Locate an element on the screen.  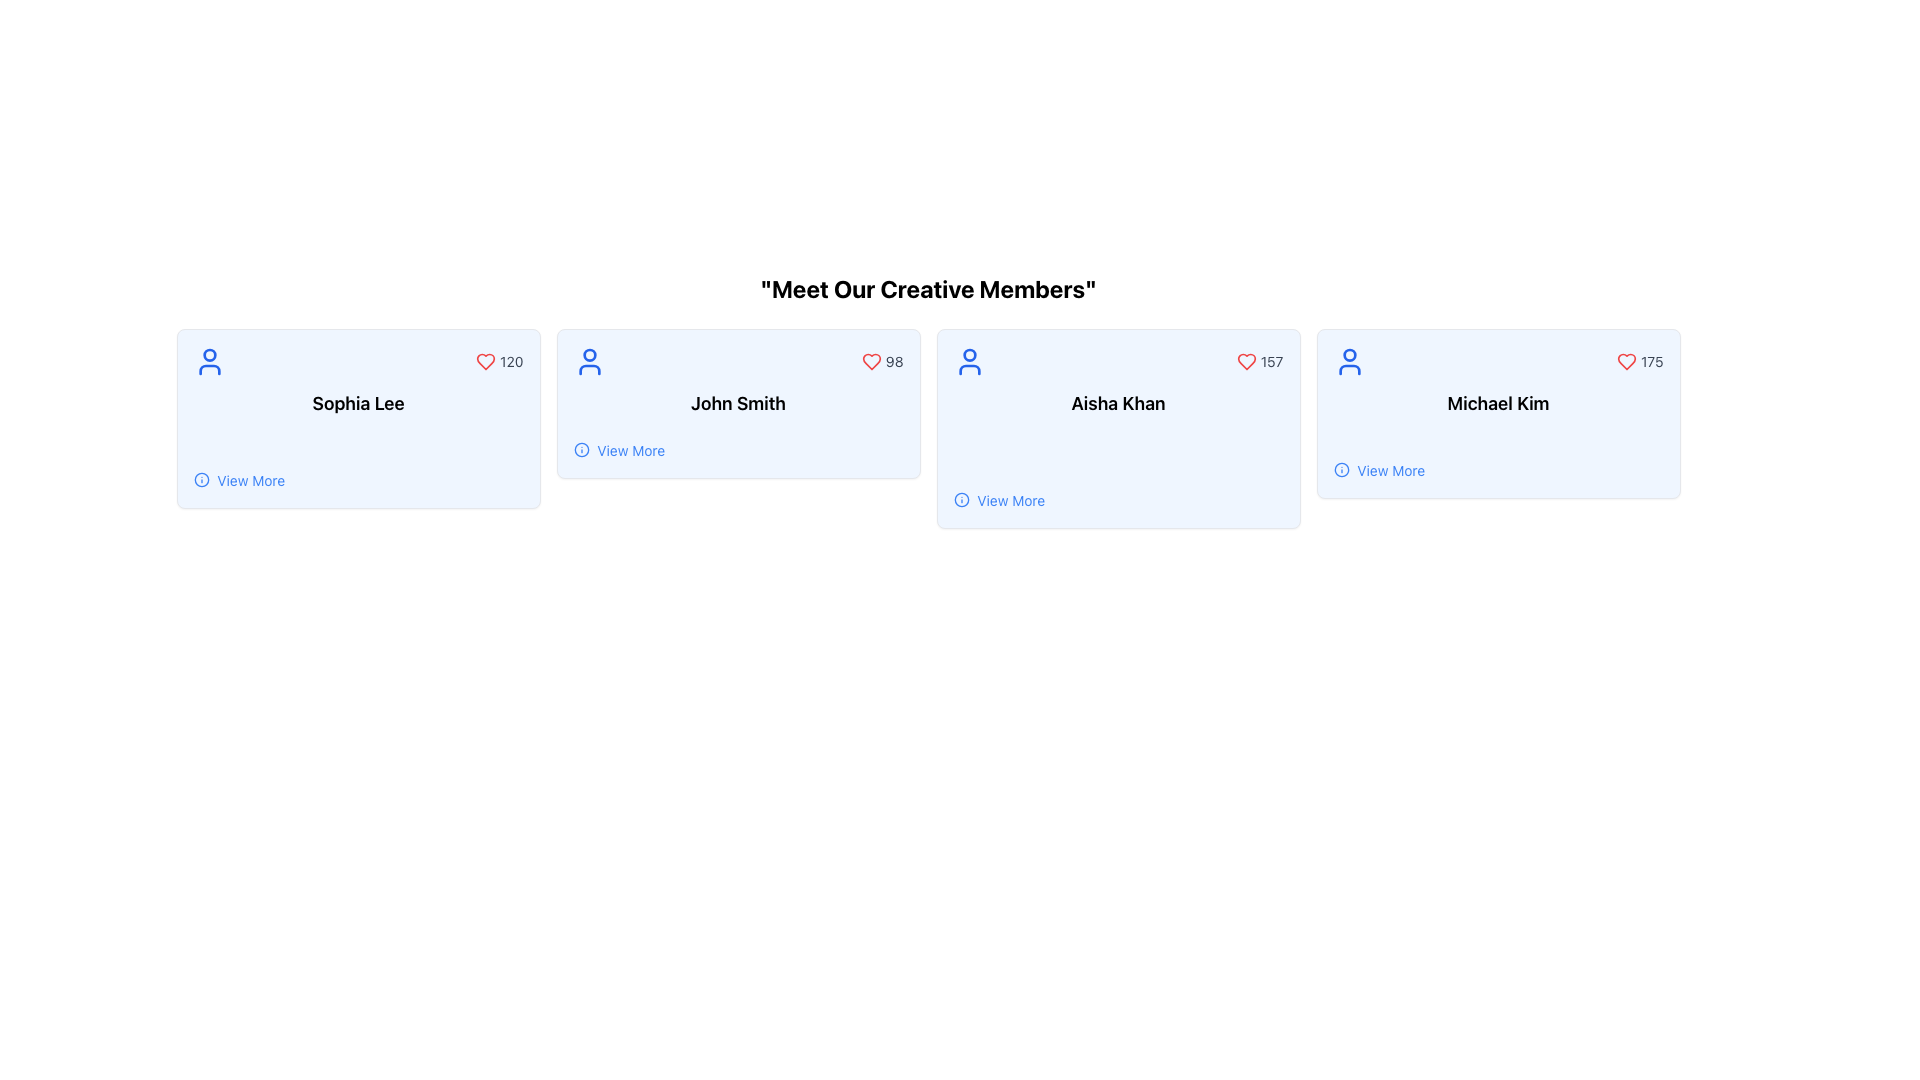
the 'View More' button associated with 'Aisha Khan' to underline it is located at coordinates (999, 500).